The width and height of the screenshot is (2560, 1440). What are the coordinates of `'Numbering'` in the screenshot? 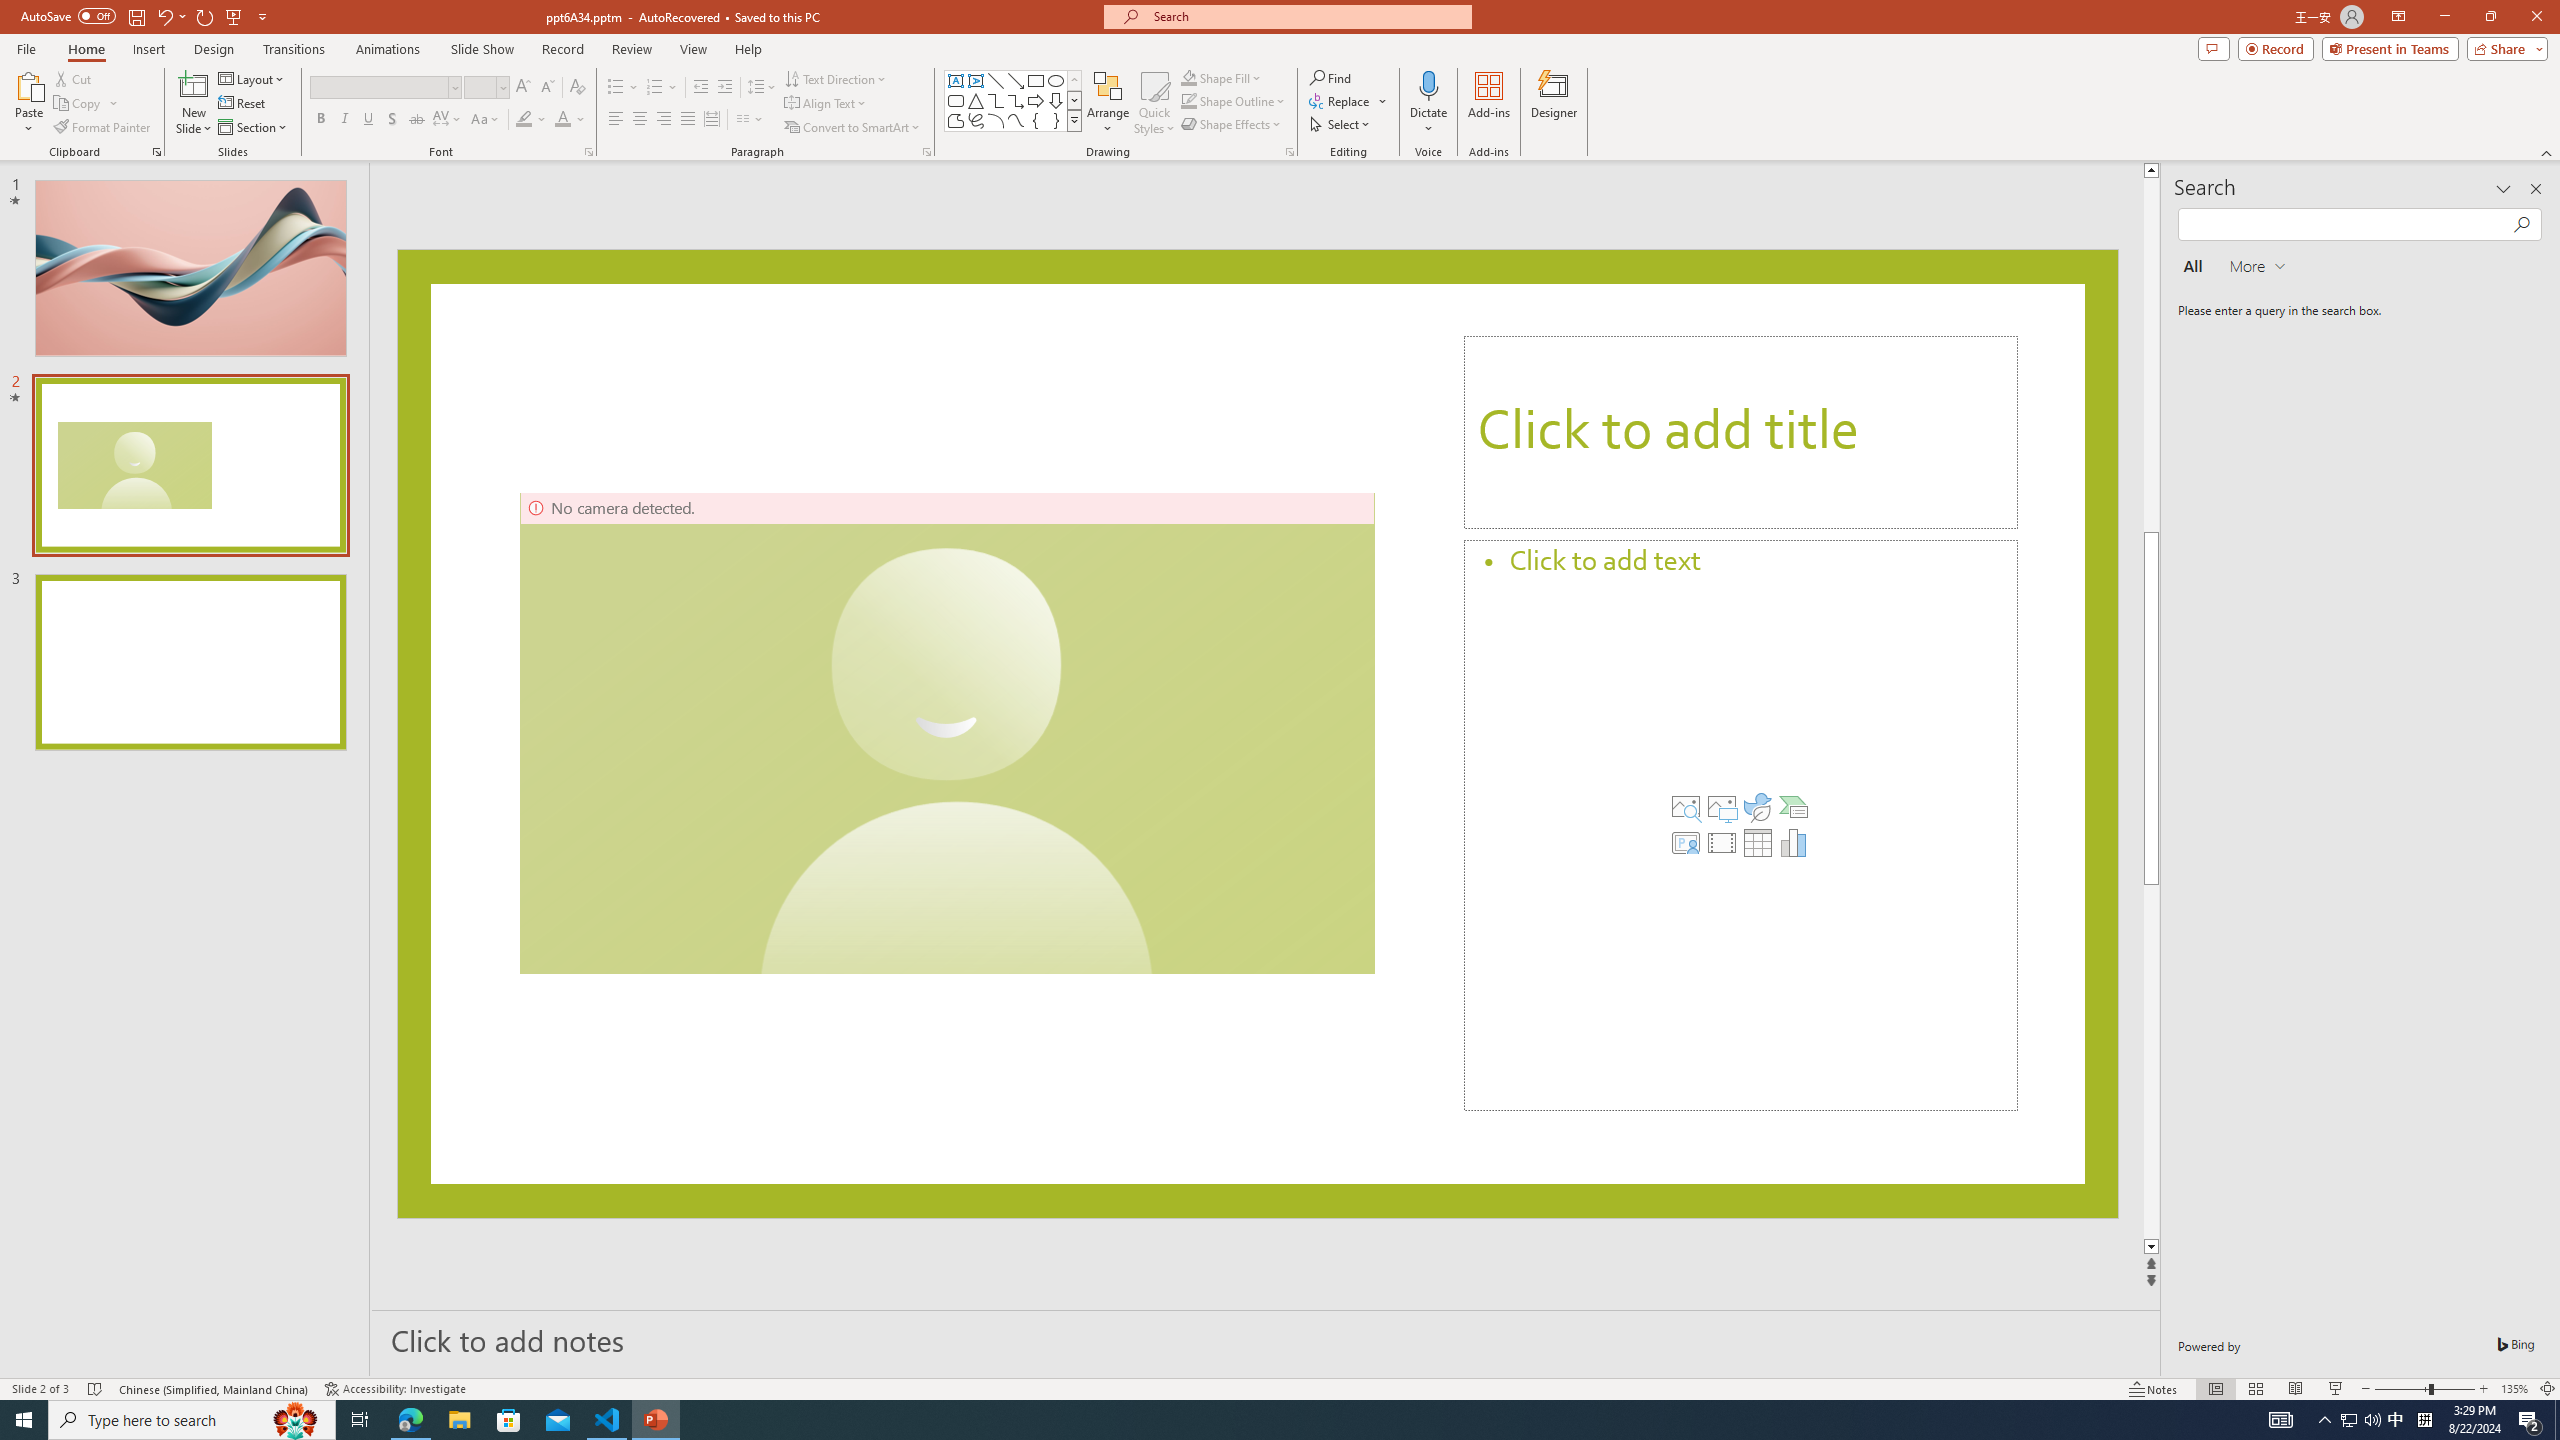 It's located at (655, 87).